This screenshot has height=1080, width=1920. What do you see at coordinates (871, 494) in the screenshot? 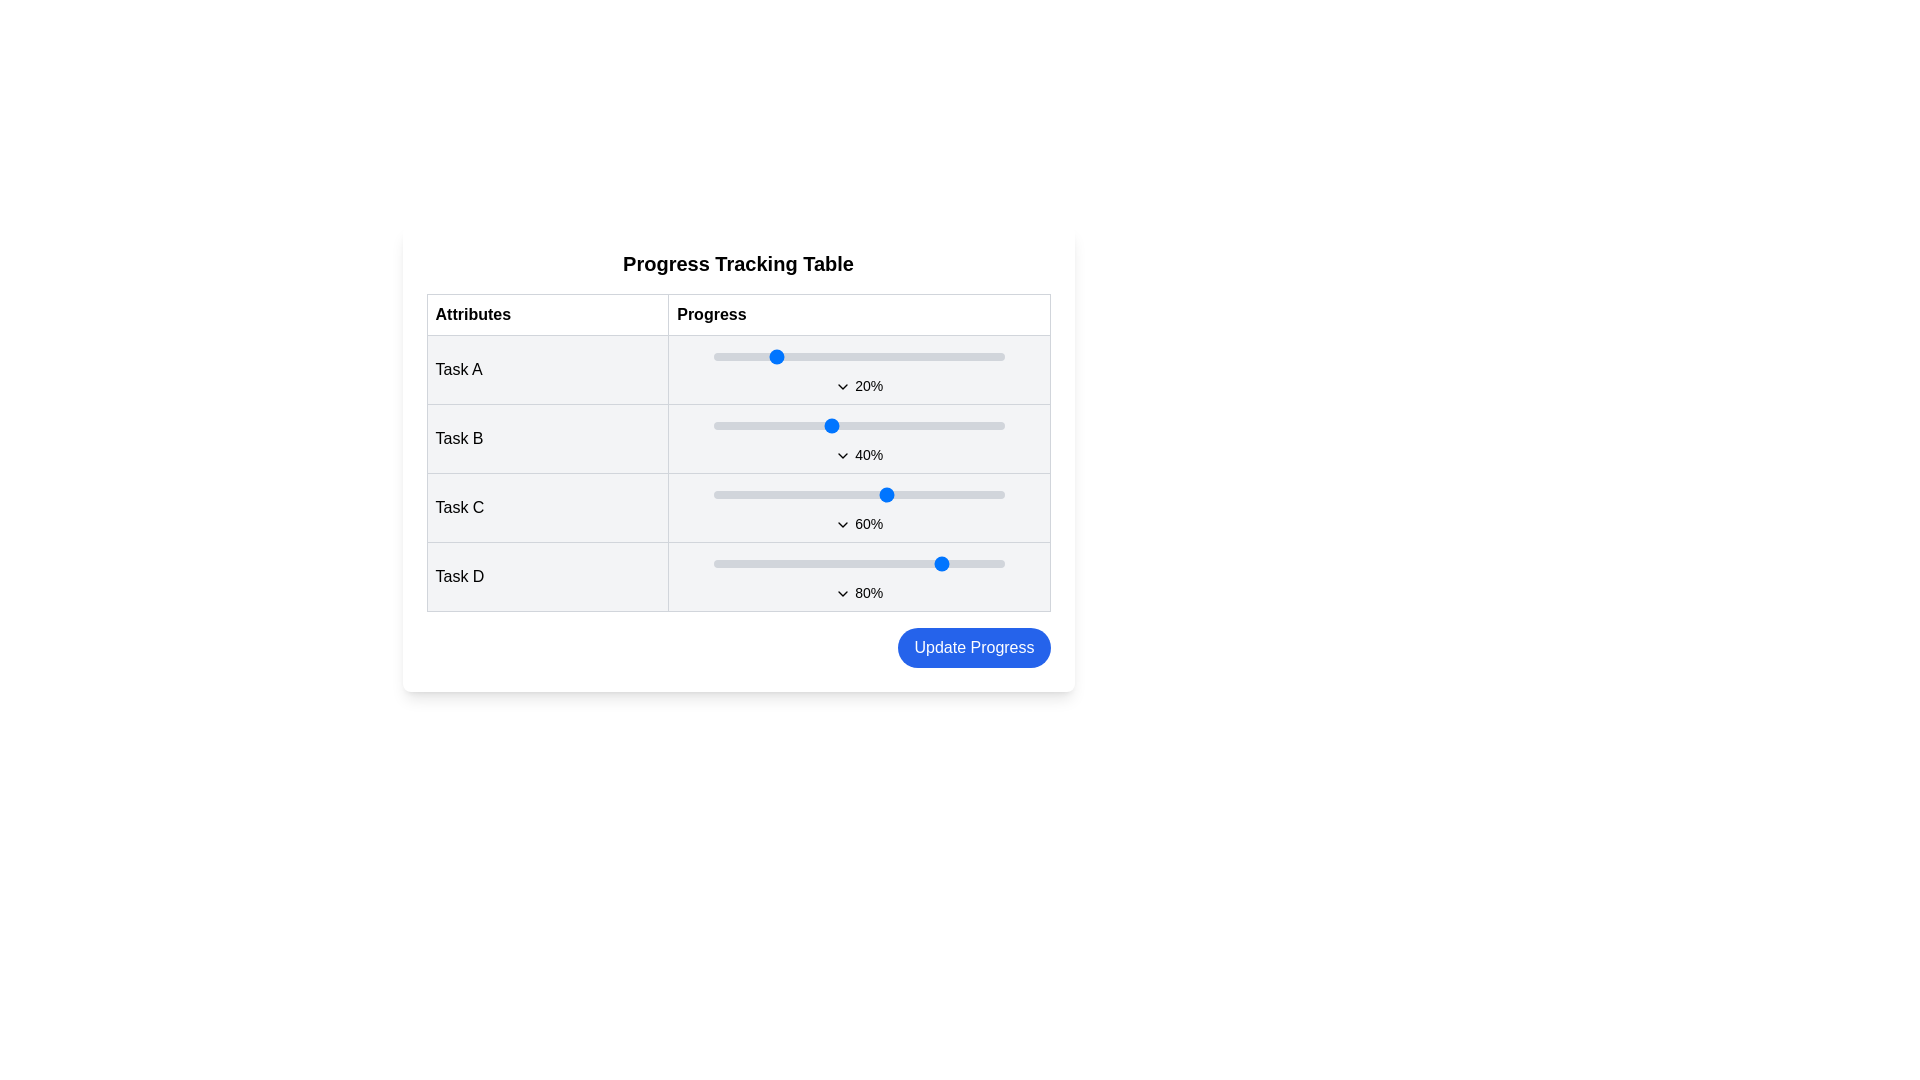
I see `the progress of Task C` at bounding box center [871, 494].